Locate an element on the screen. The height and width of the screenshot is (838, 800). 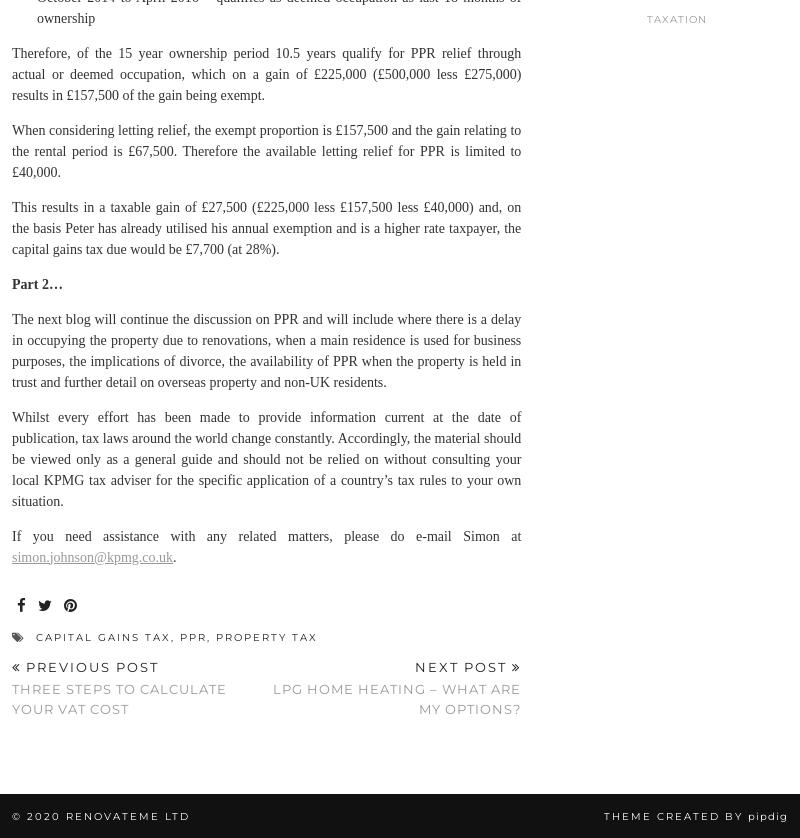
'Next Post' is located at coordinates (462, 664).